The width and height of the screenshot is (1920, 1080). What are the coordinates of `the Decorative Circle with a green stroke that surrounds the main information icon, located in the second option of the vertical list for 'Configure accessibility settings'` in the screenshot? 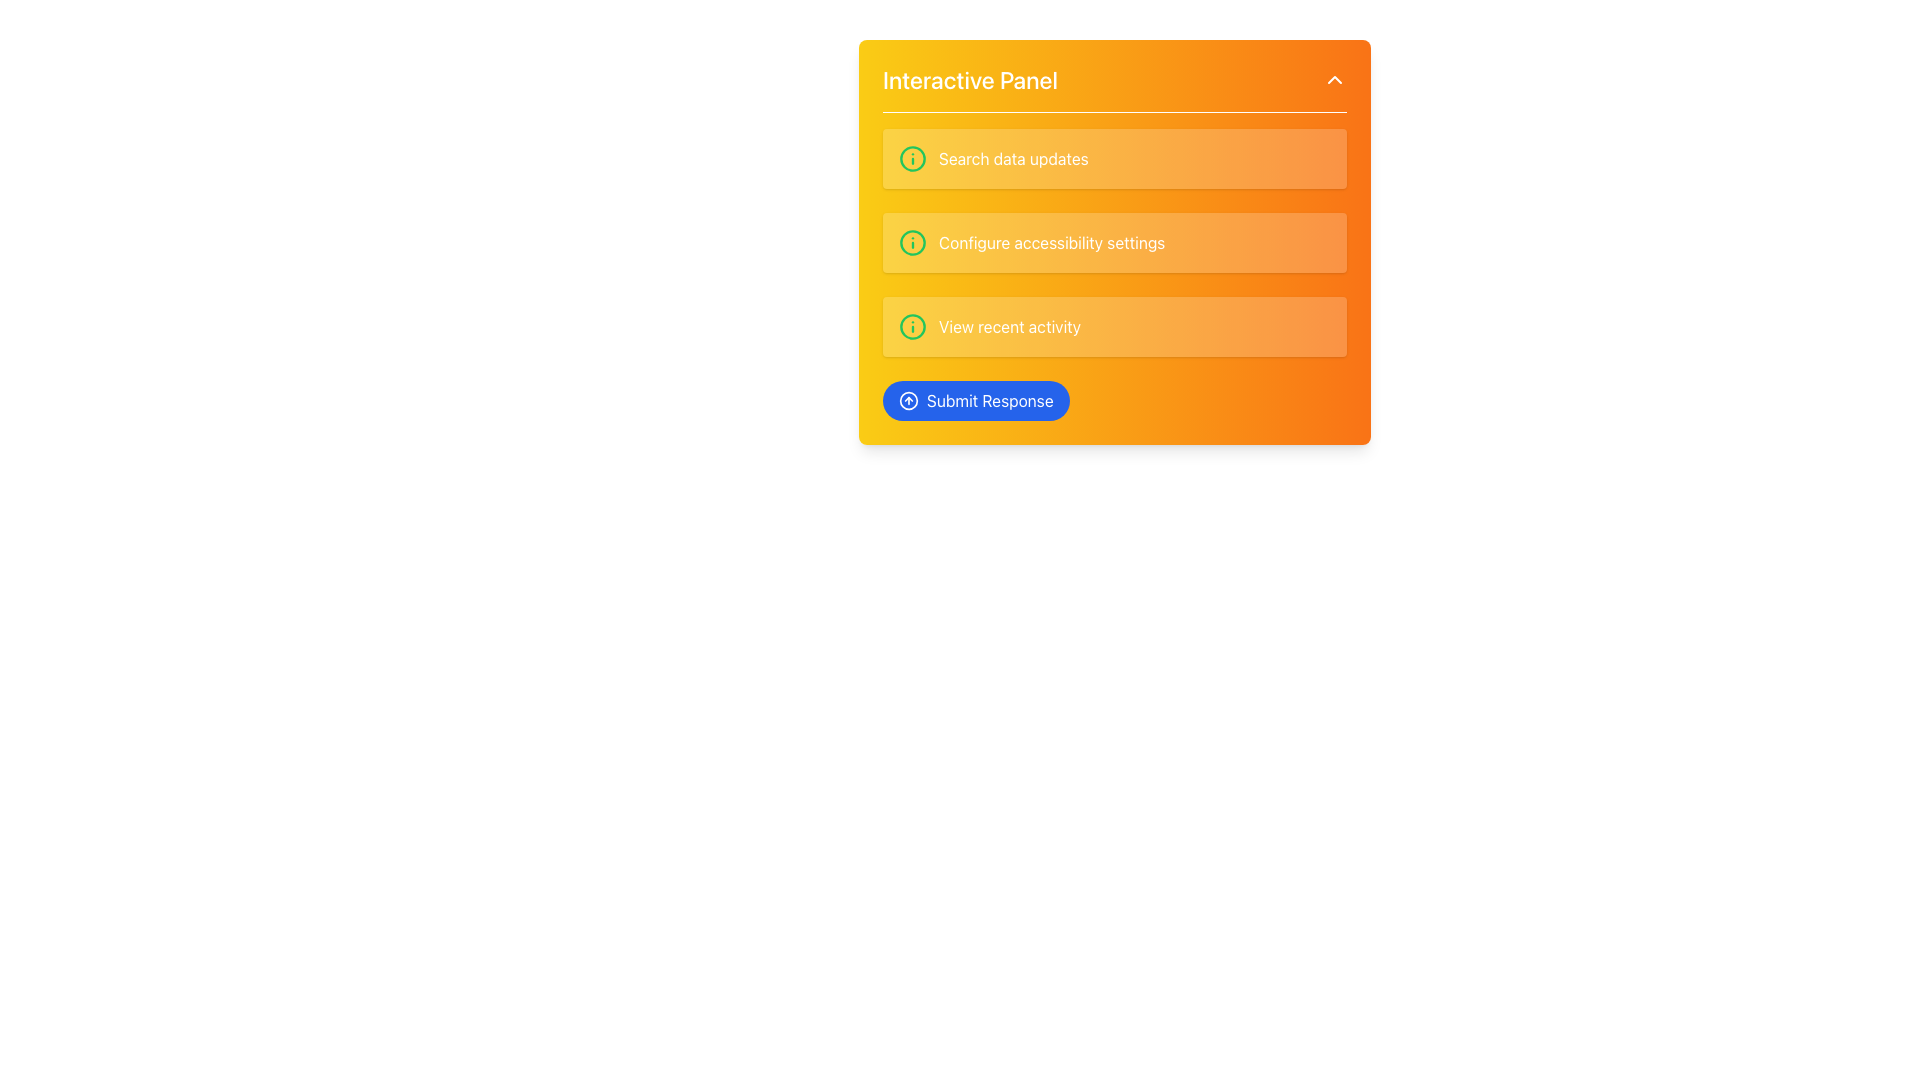 It's located at (911, 242).